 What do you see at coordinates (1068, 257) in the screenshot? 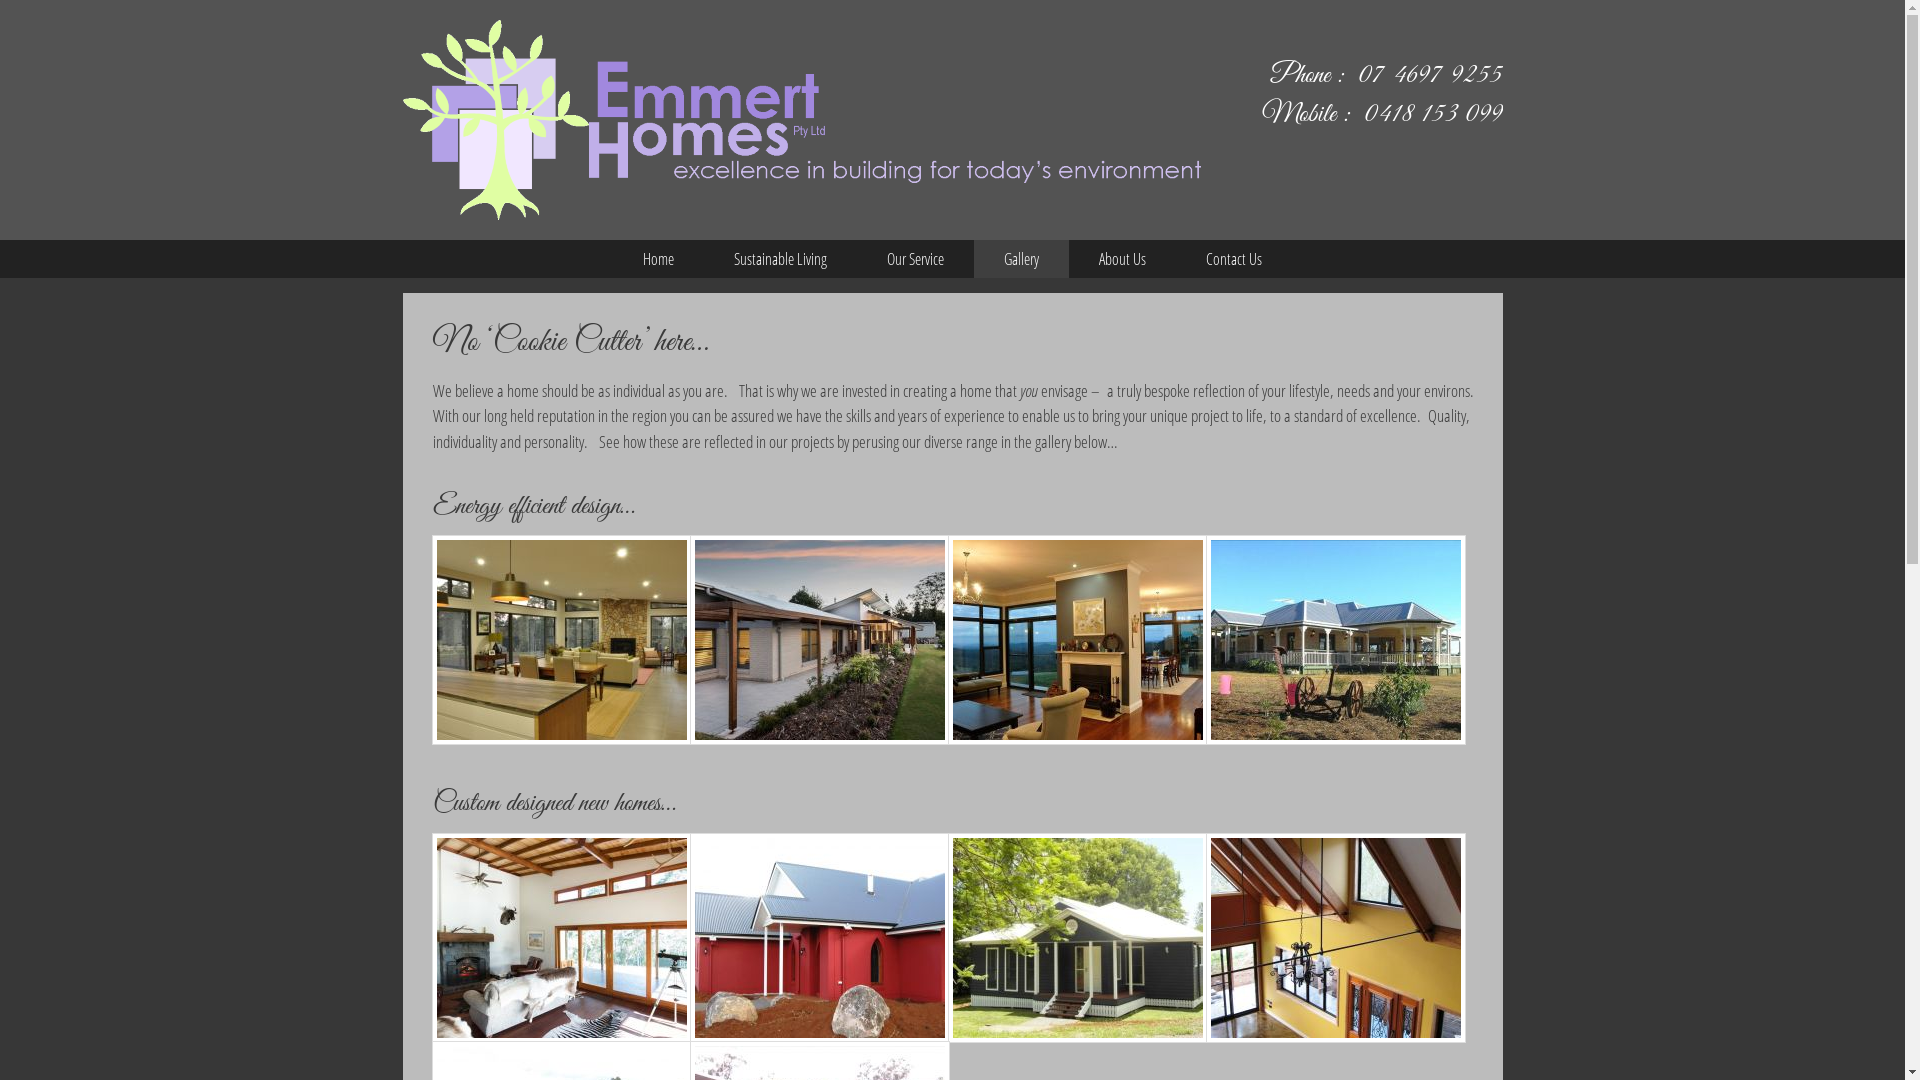
I see `'About Us'` at bounding box center [1068, 257].